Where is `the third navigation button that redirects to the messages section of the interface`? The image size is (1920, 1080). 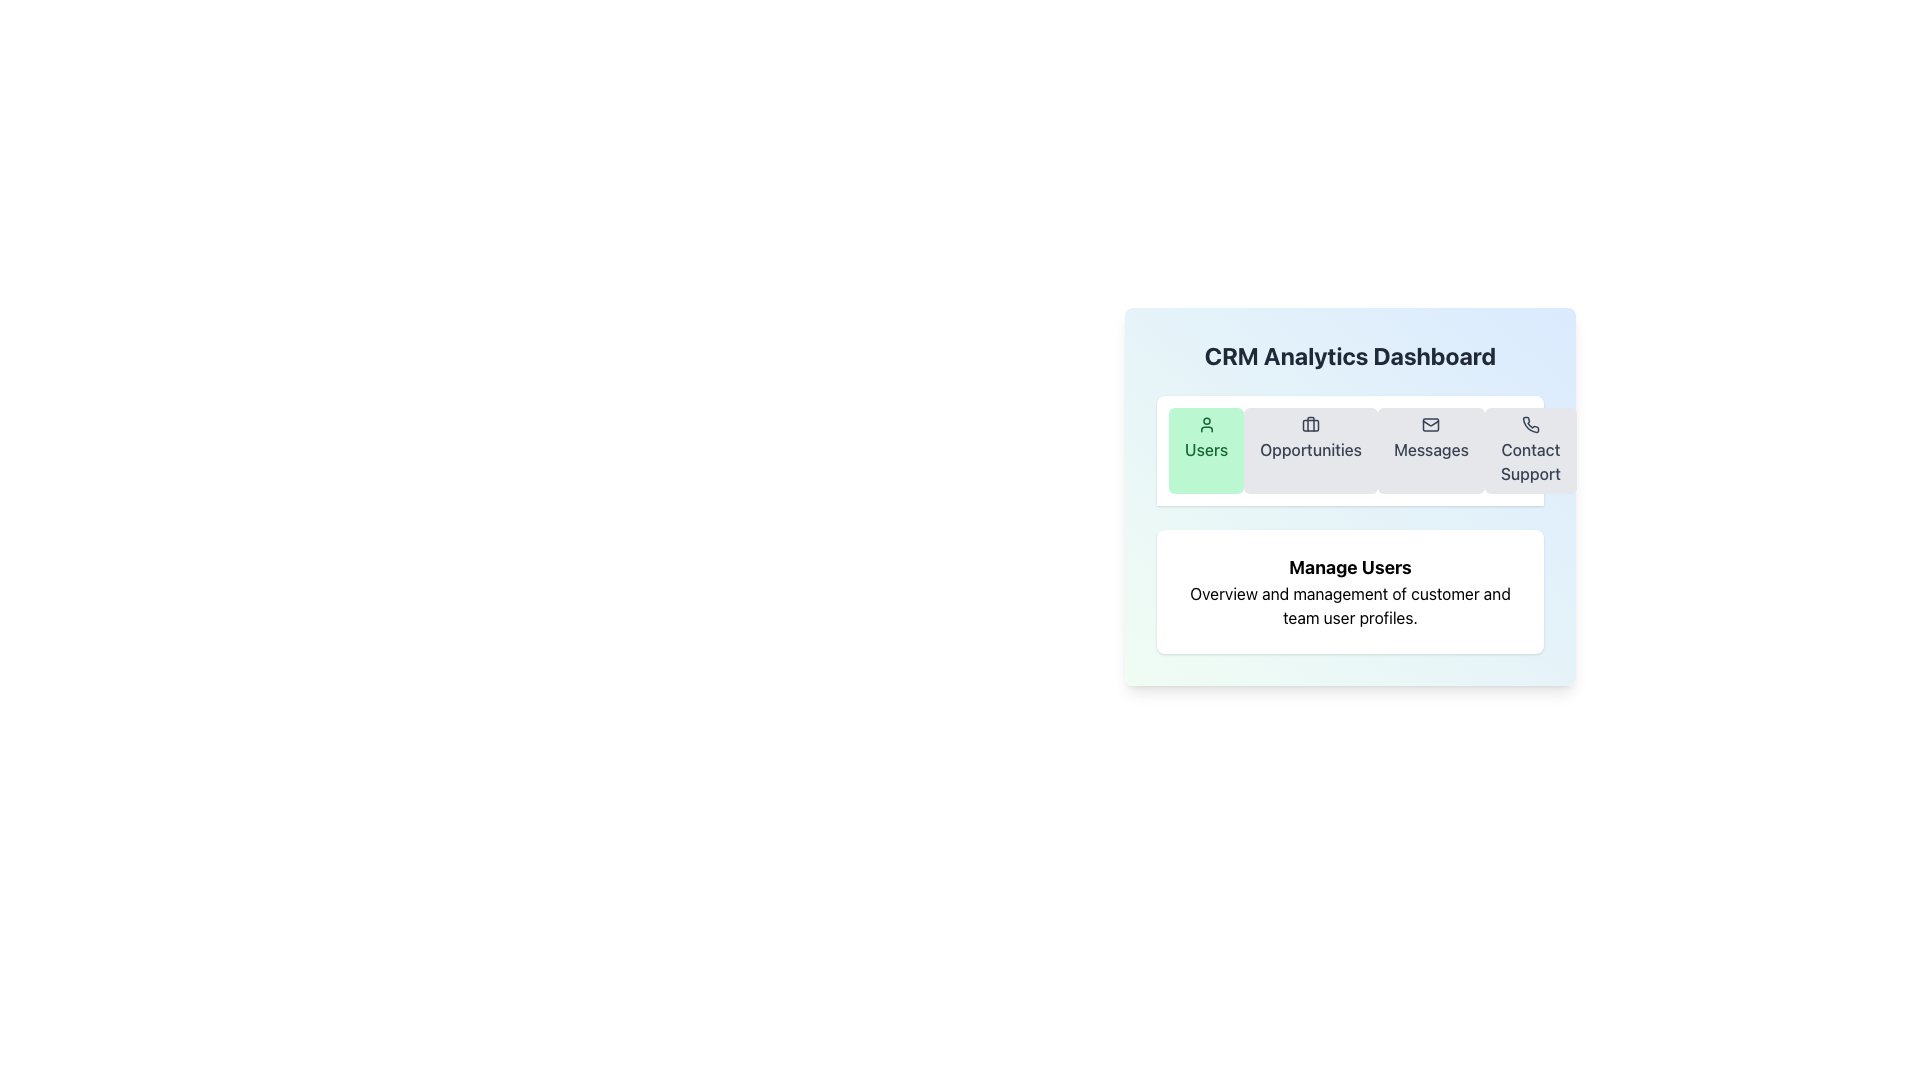 the third navigation button that redirects to the messages section of the interface is located at coordinates (1430, 451).